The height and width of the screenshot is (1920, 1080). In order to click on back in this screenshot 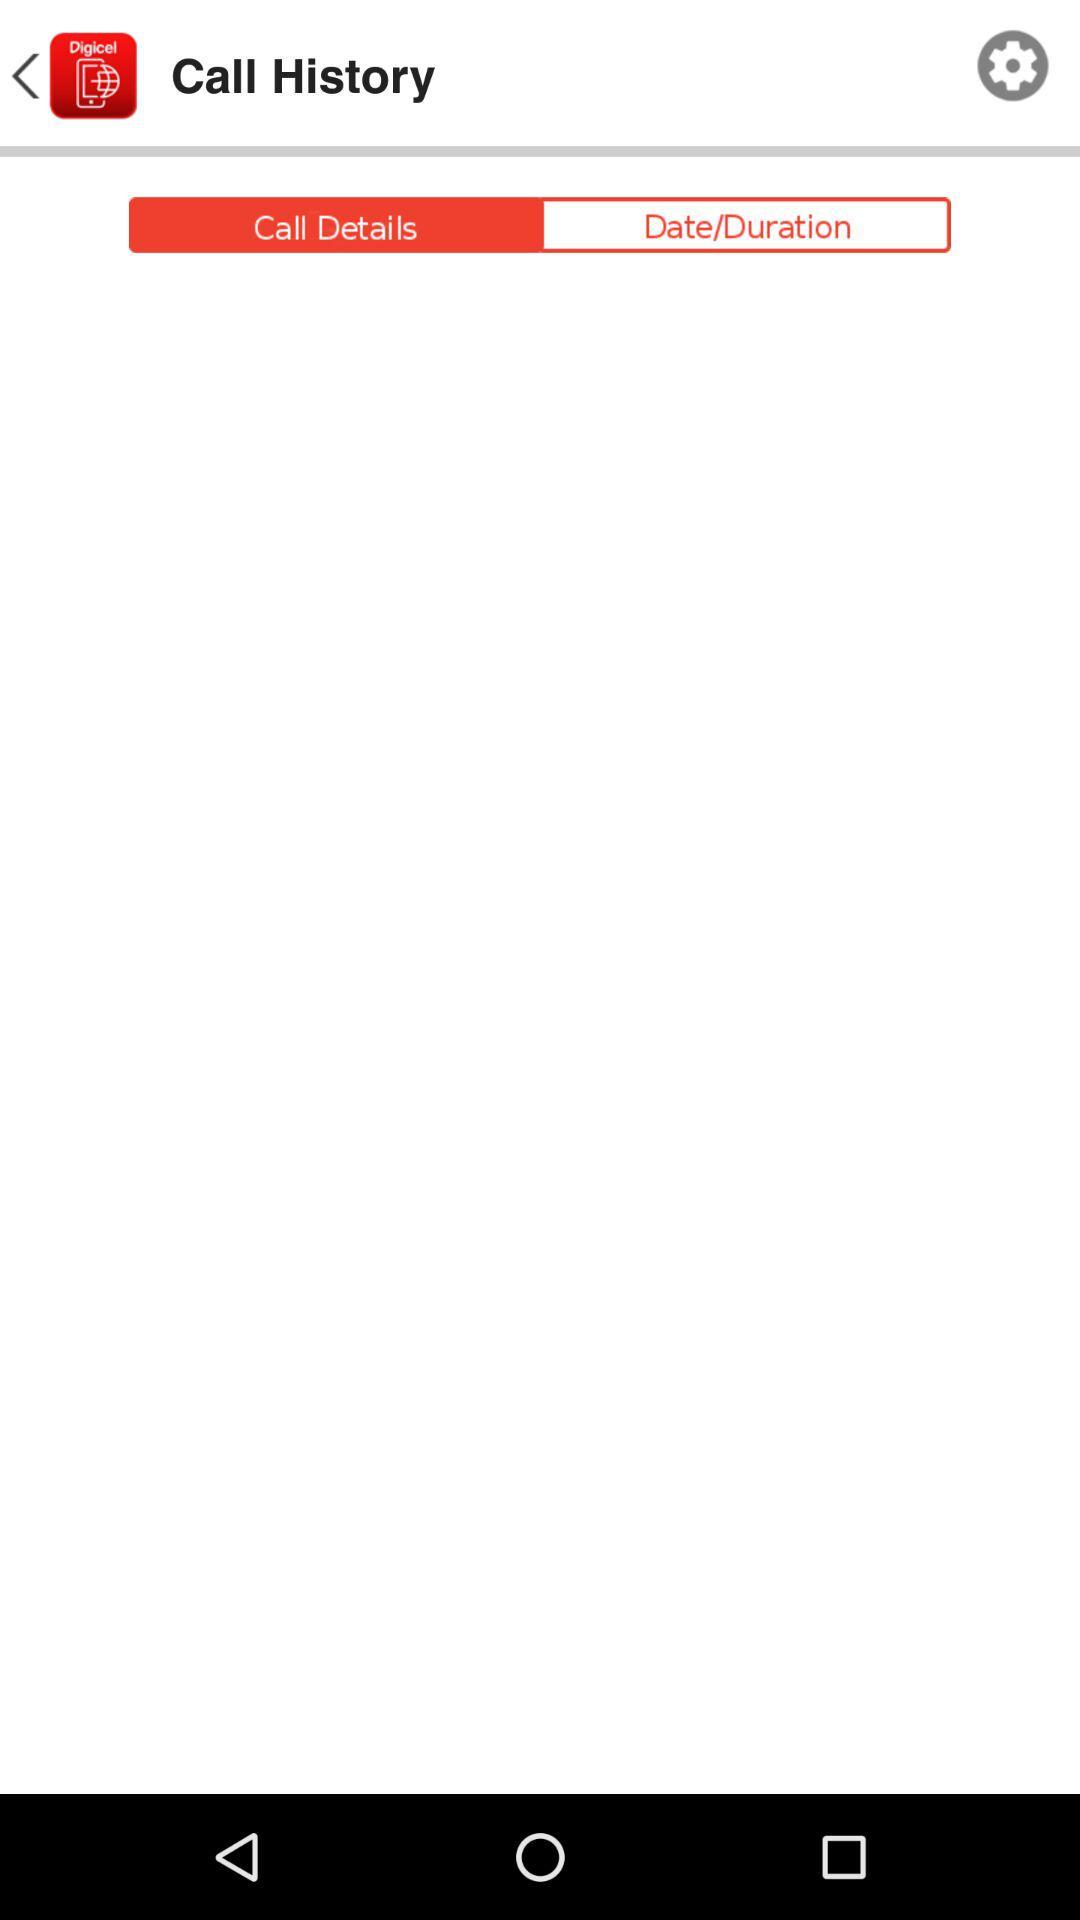, I will do `click(71, 76)`.